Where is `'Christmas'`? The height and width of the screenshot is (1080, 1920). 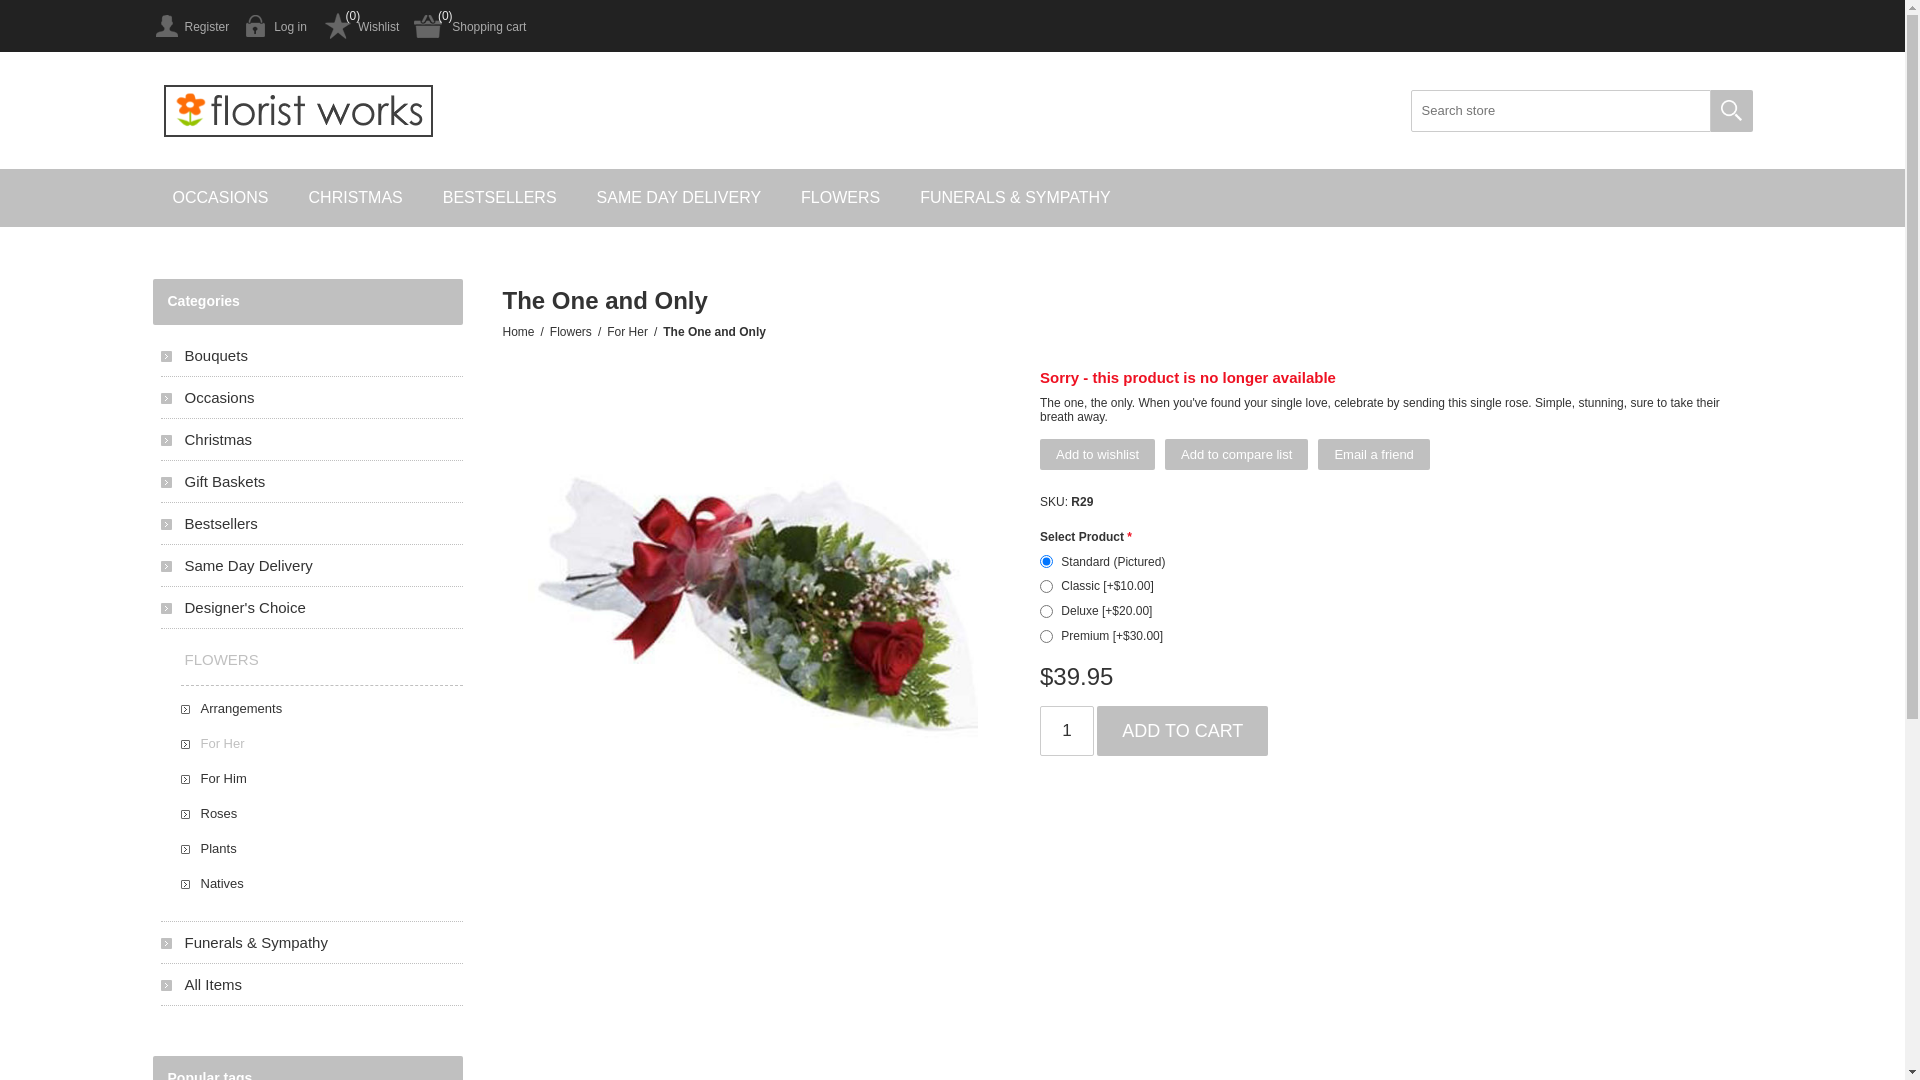 'Christmas' is located at coordinates (310, 438).